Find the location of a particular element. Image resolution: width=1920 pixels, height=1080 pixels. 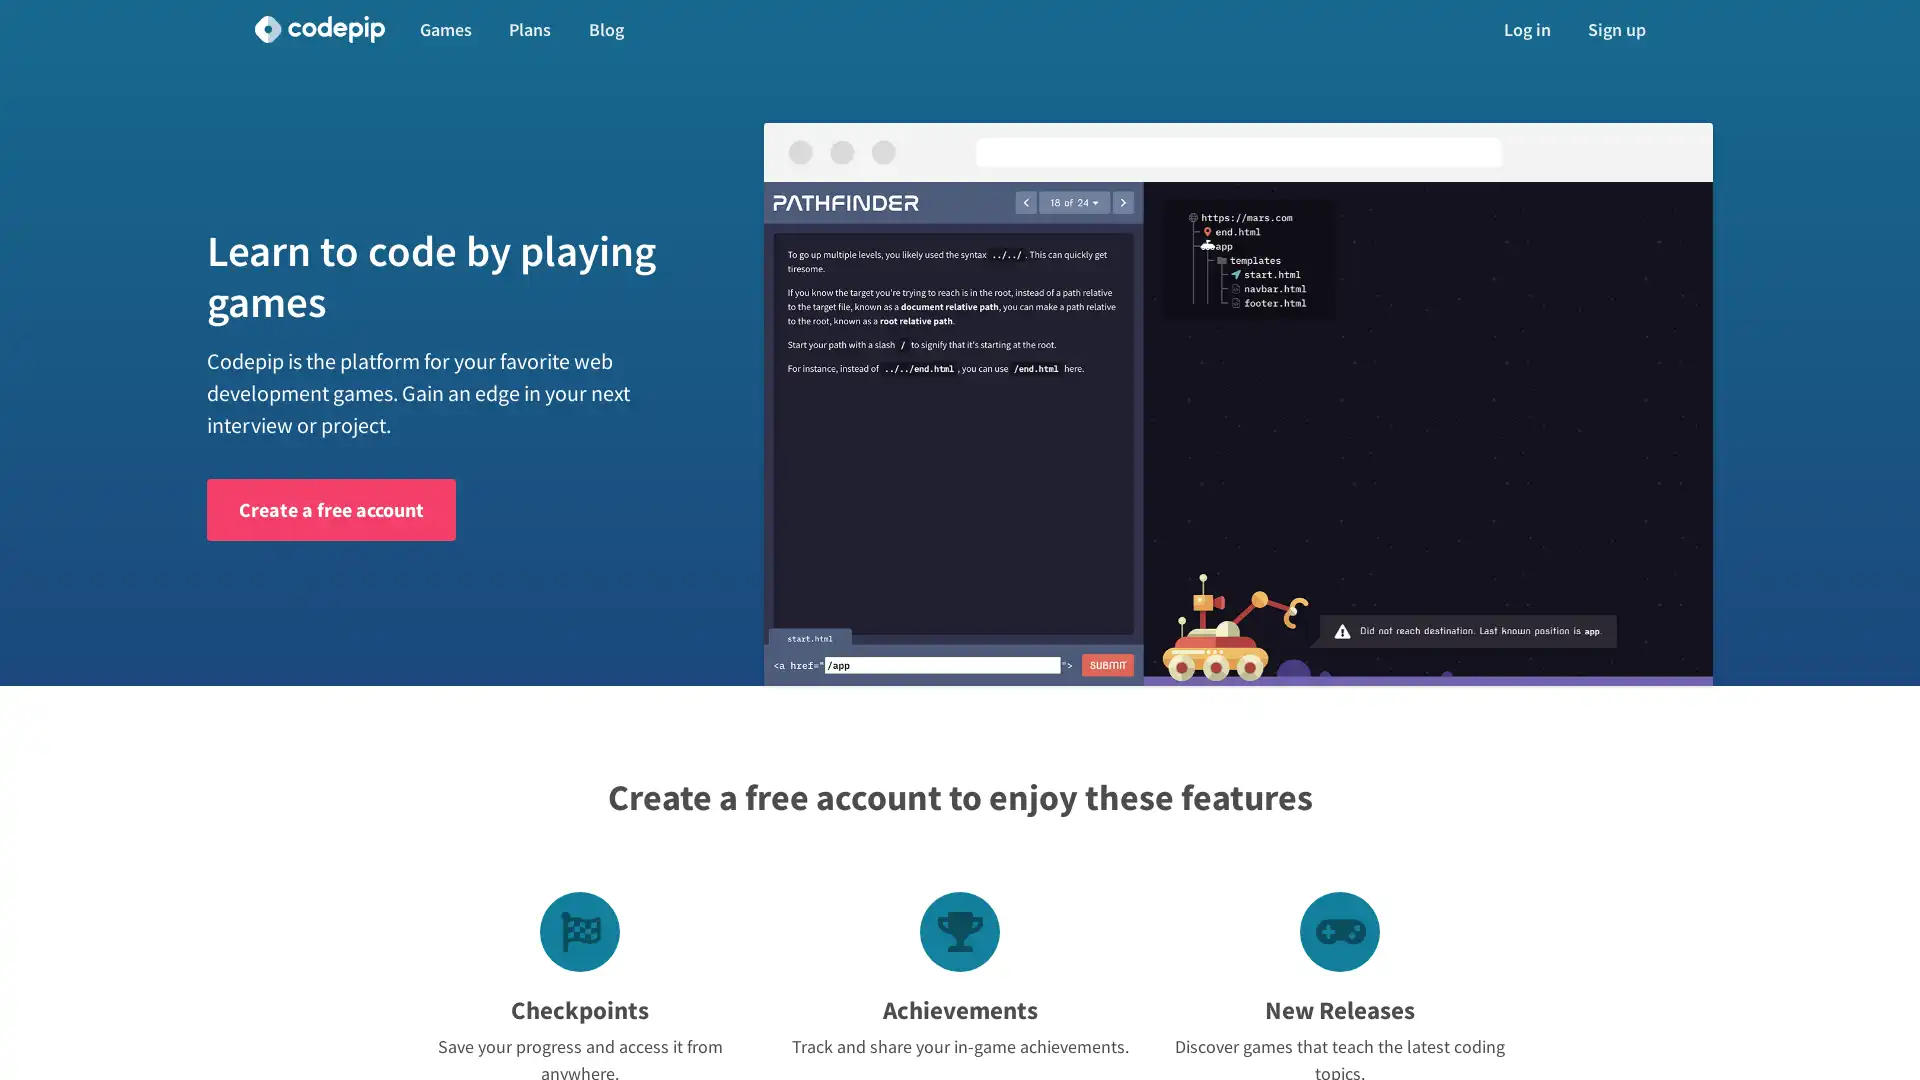

Next is located at coordinates (1641, 433).